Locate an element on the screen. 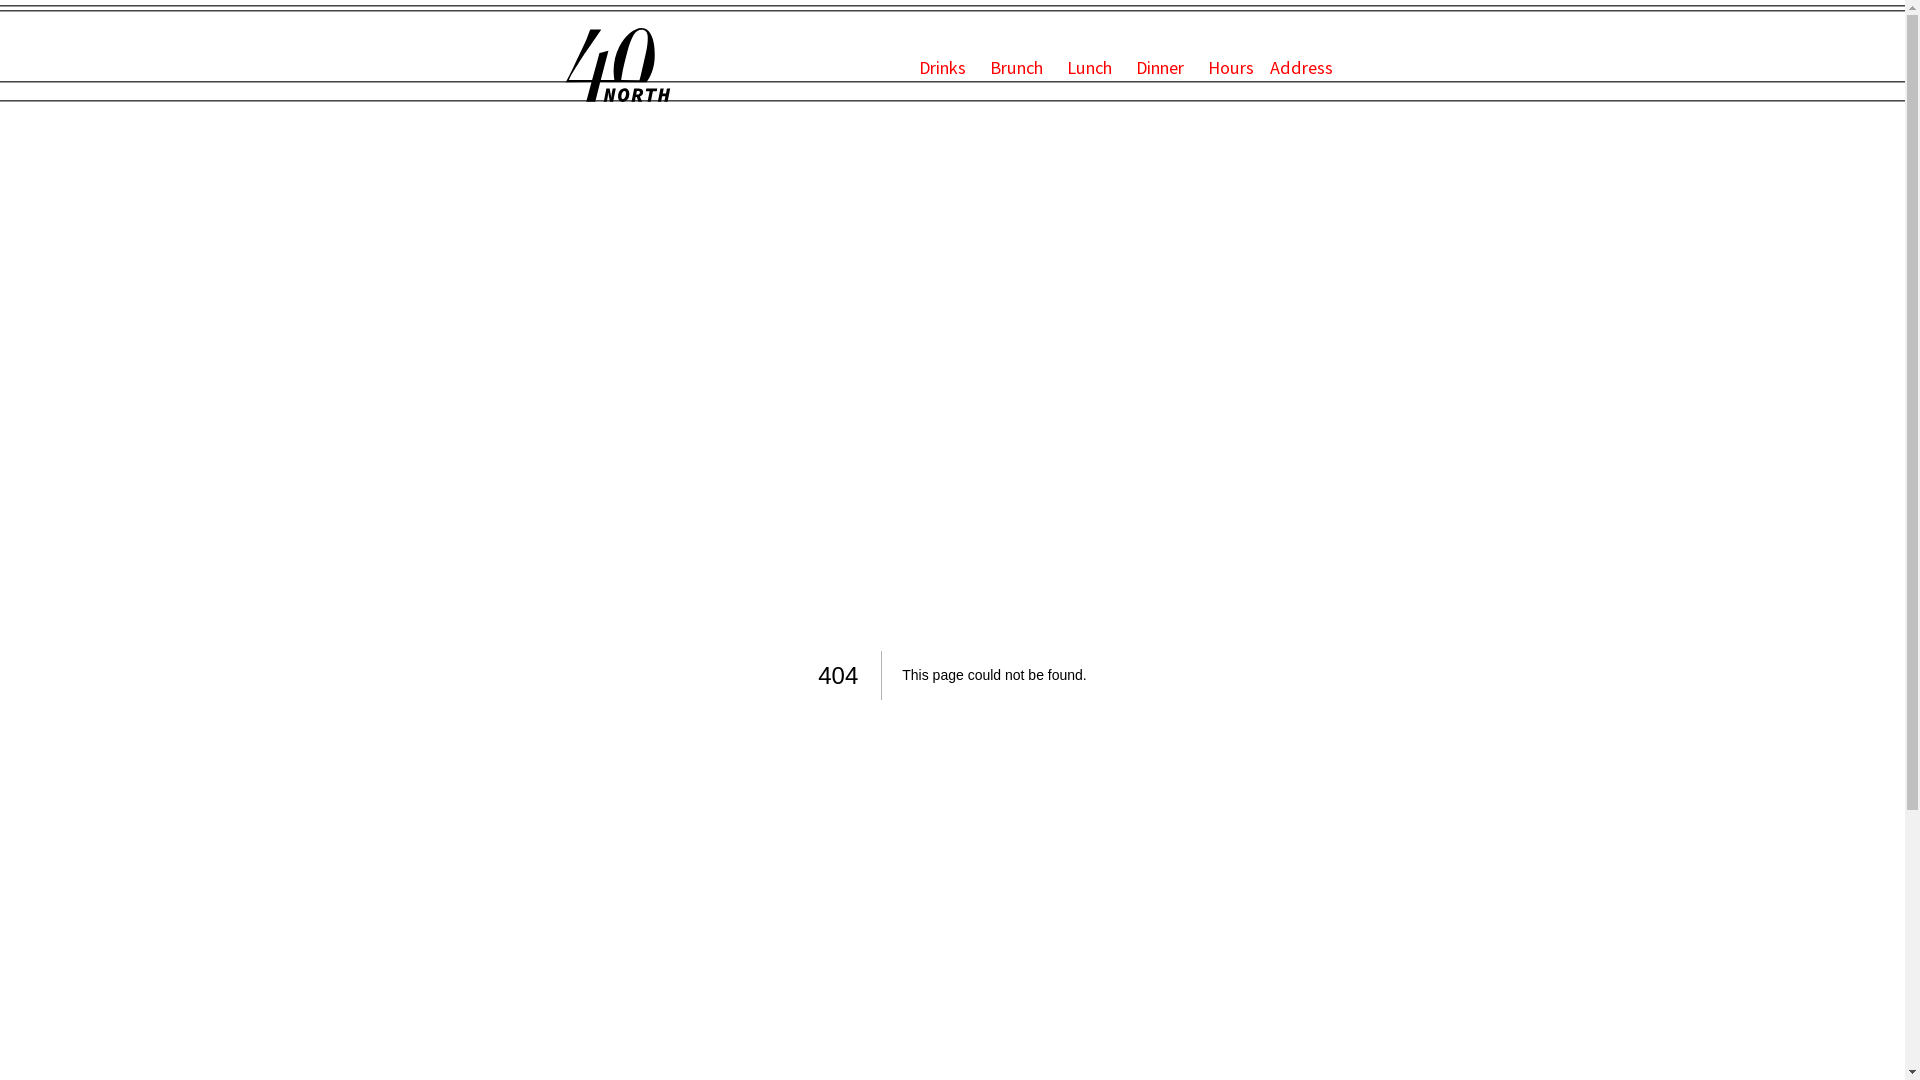 The image size is (1920, 1080). 'Lunch' is located at coordinates (1091, 66).